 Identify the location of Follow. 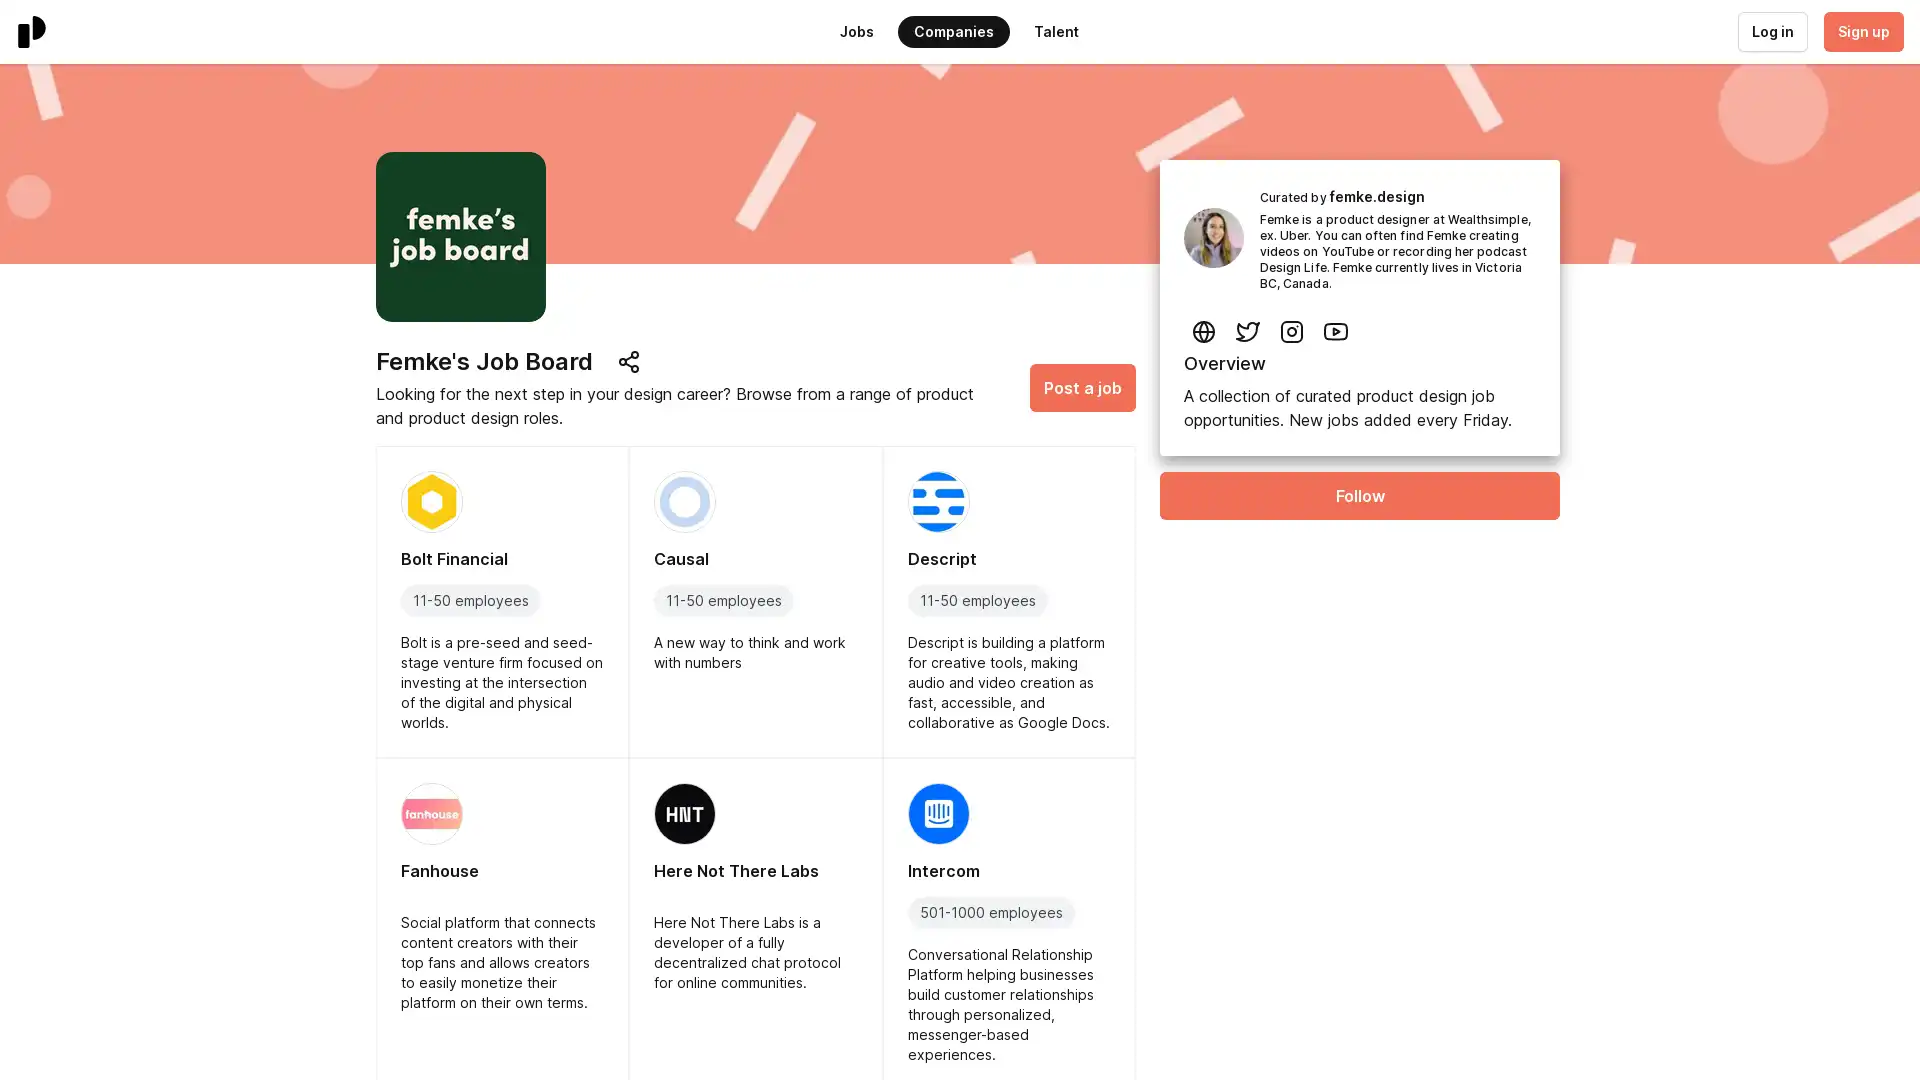
(1359, 495).